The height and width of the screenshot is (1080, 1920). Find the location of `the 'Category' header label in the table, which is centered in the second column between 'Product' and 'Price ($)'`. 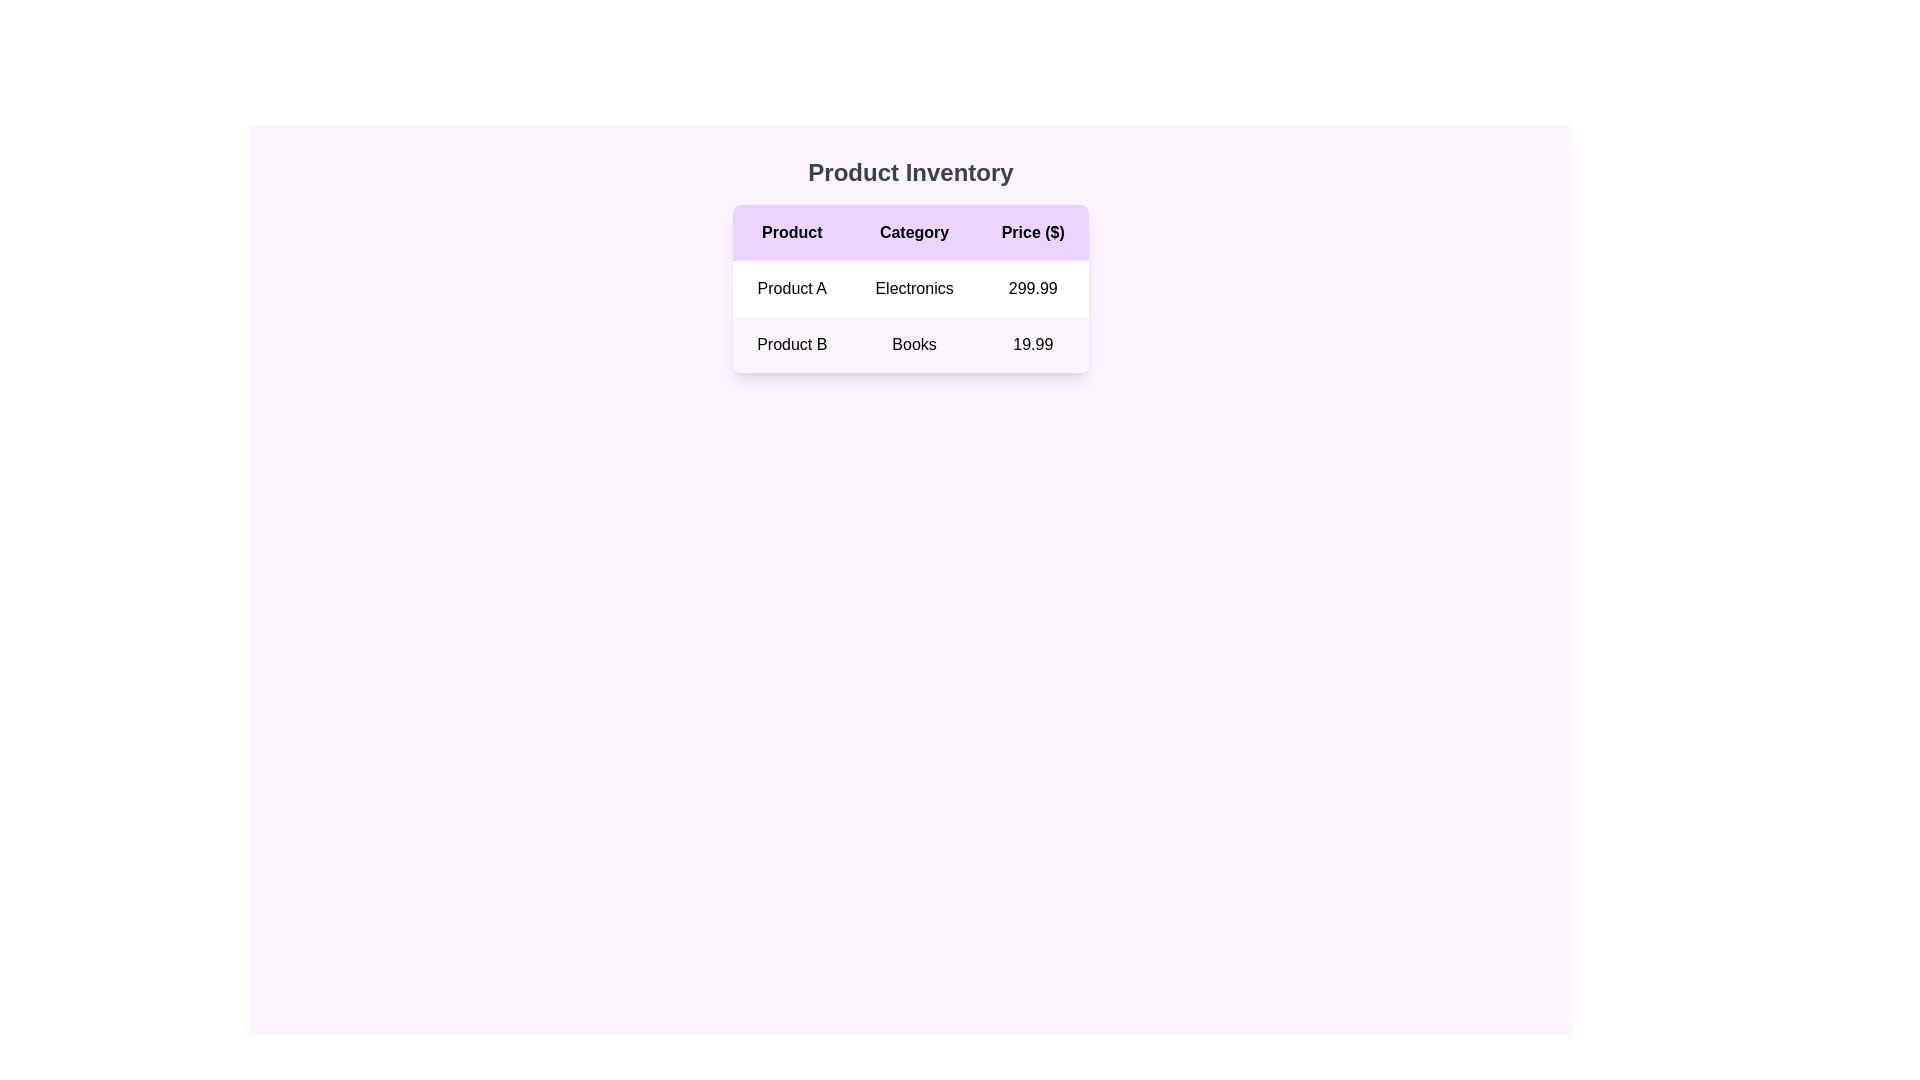

the 'Category' header label in the table, which is centered in the second column between 'Product' and 'Price ($)' is located at coordinates (913, 231).